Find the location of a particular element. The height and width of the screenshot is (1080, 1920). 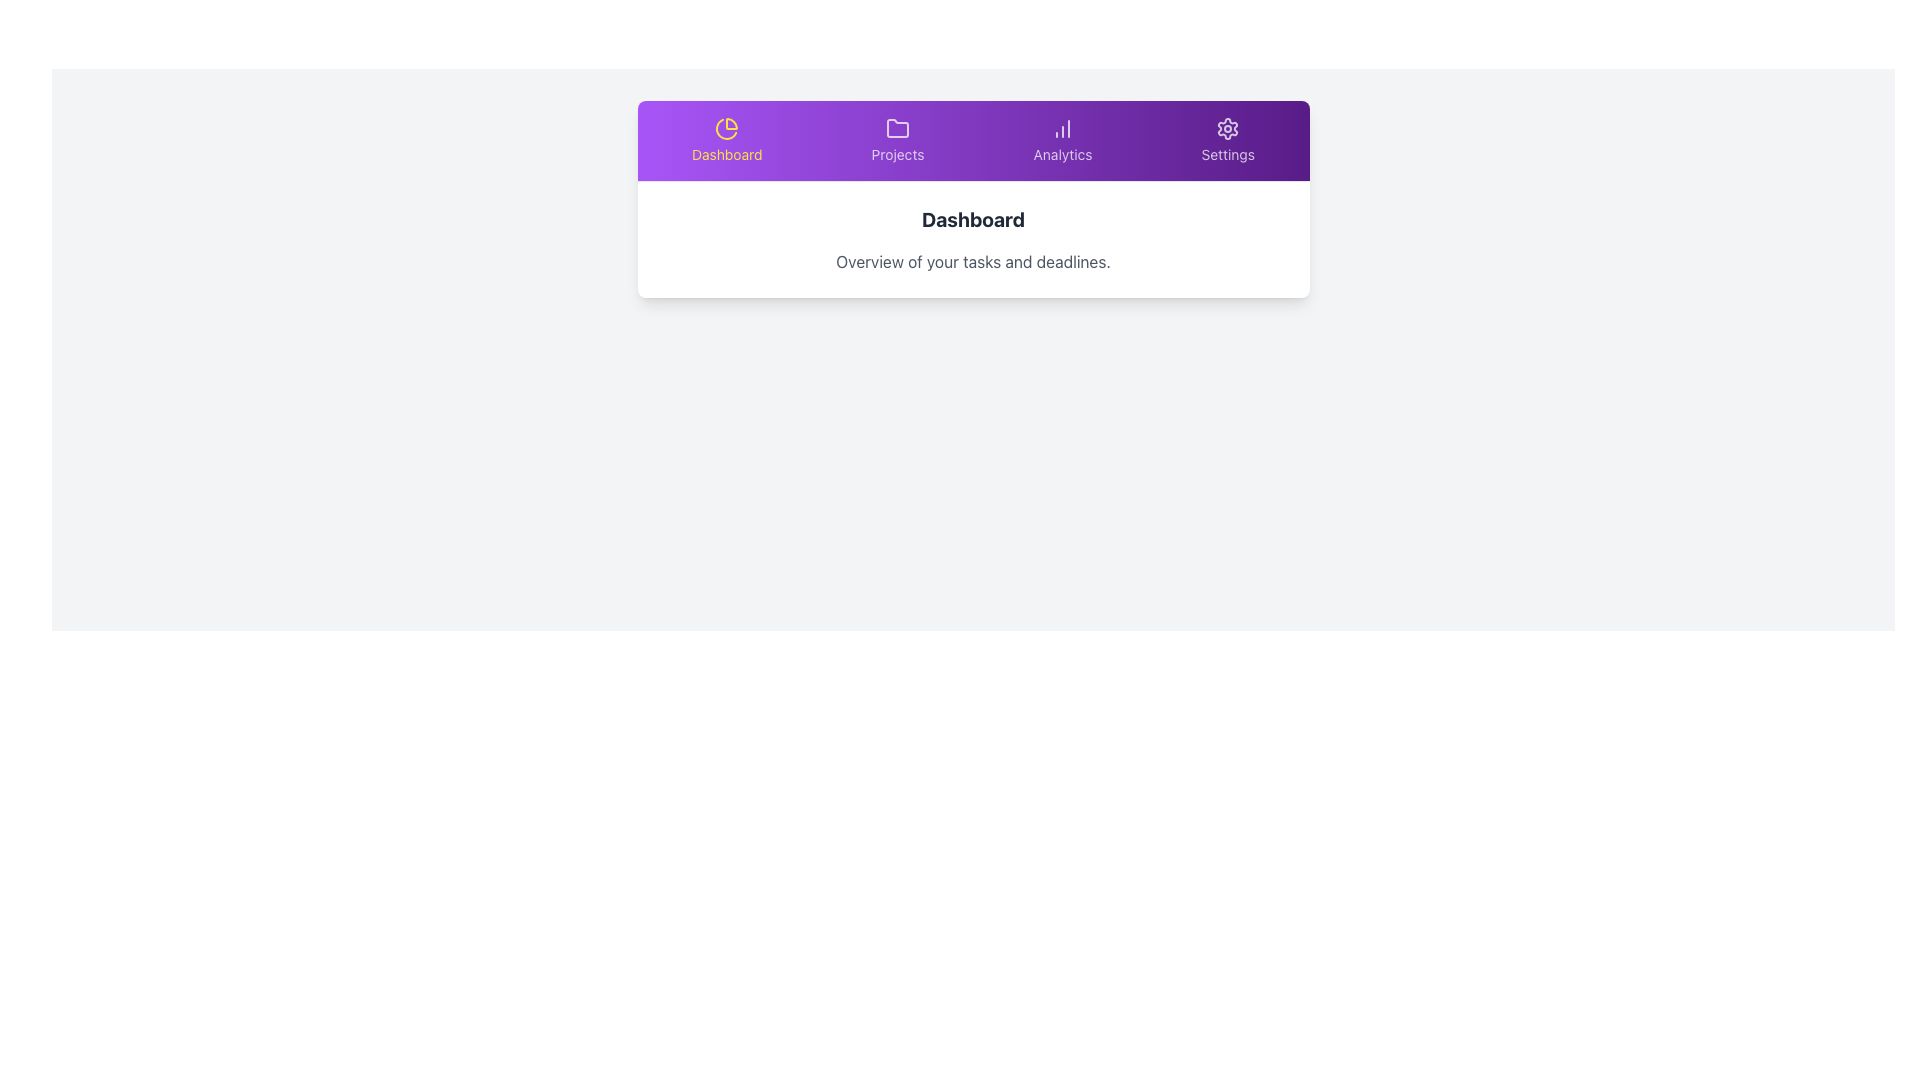

the text label displaying 'Overview of your tasks and deadlines.' which is located below the 'Dashboard' text is located at coordinates (973, 261).